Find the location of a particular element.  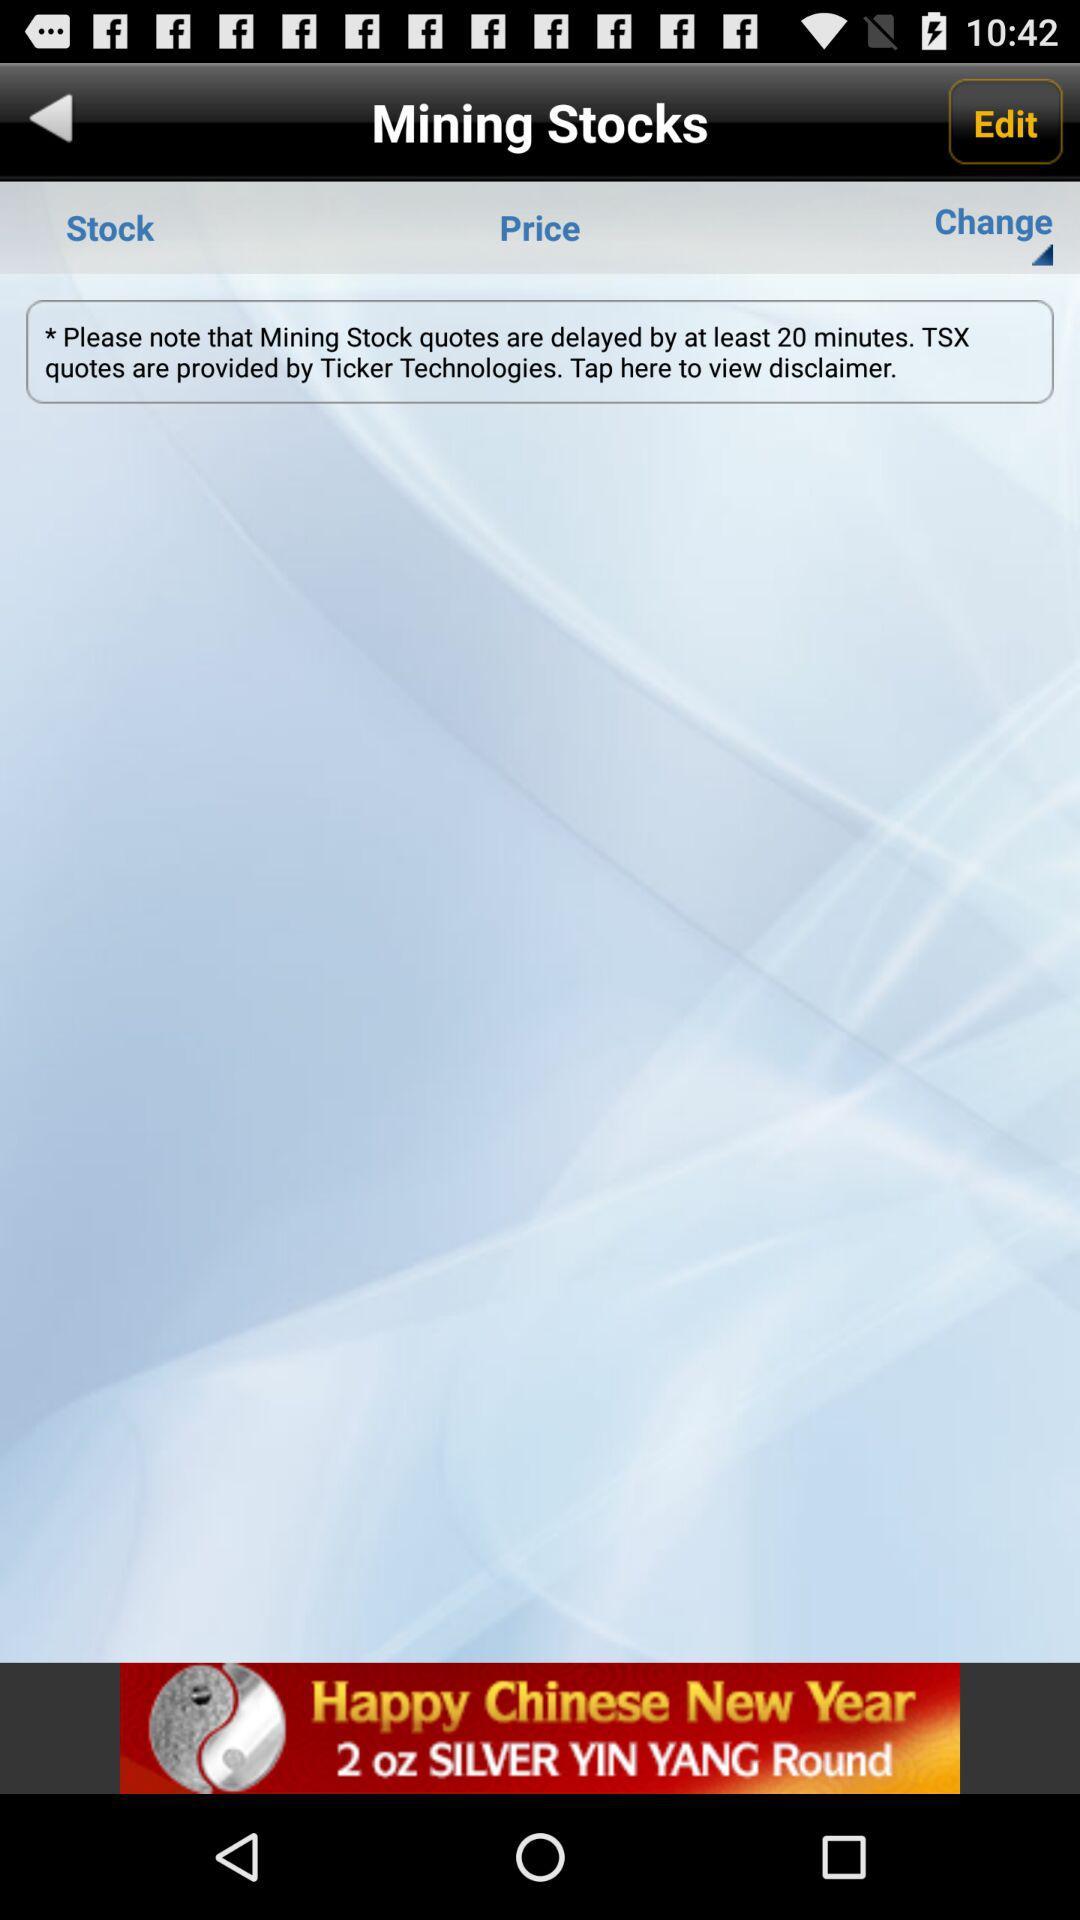

previous is located at coordinates (50, 121).